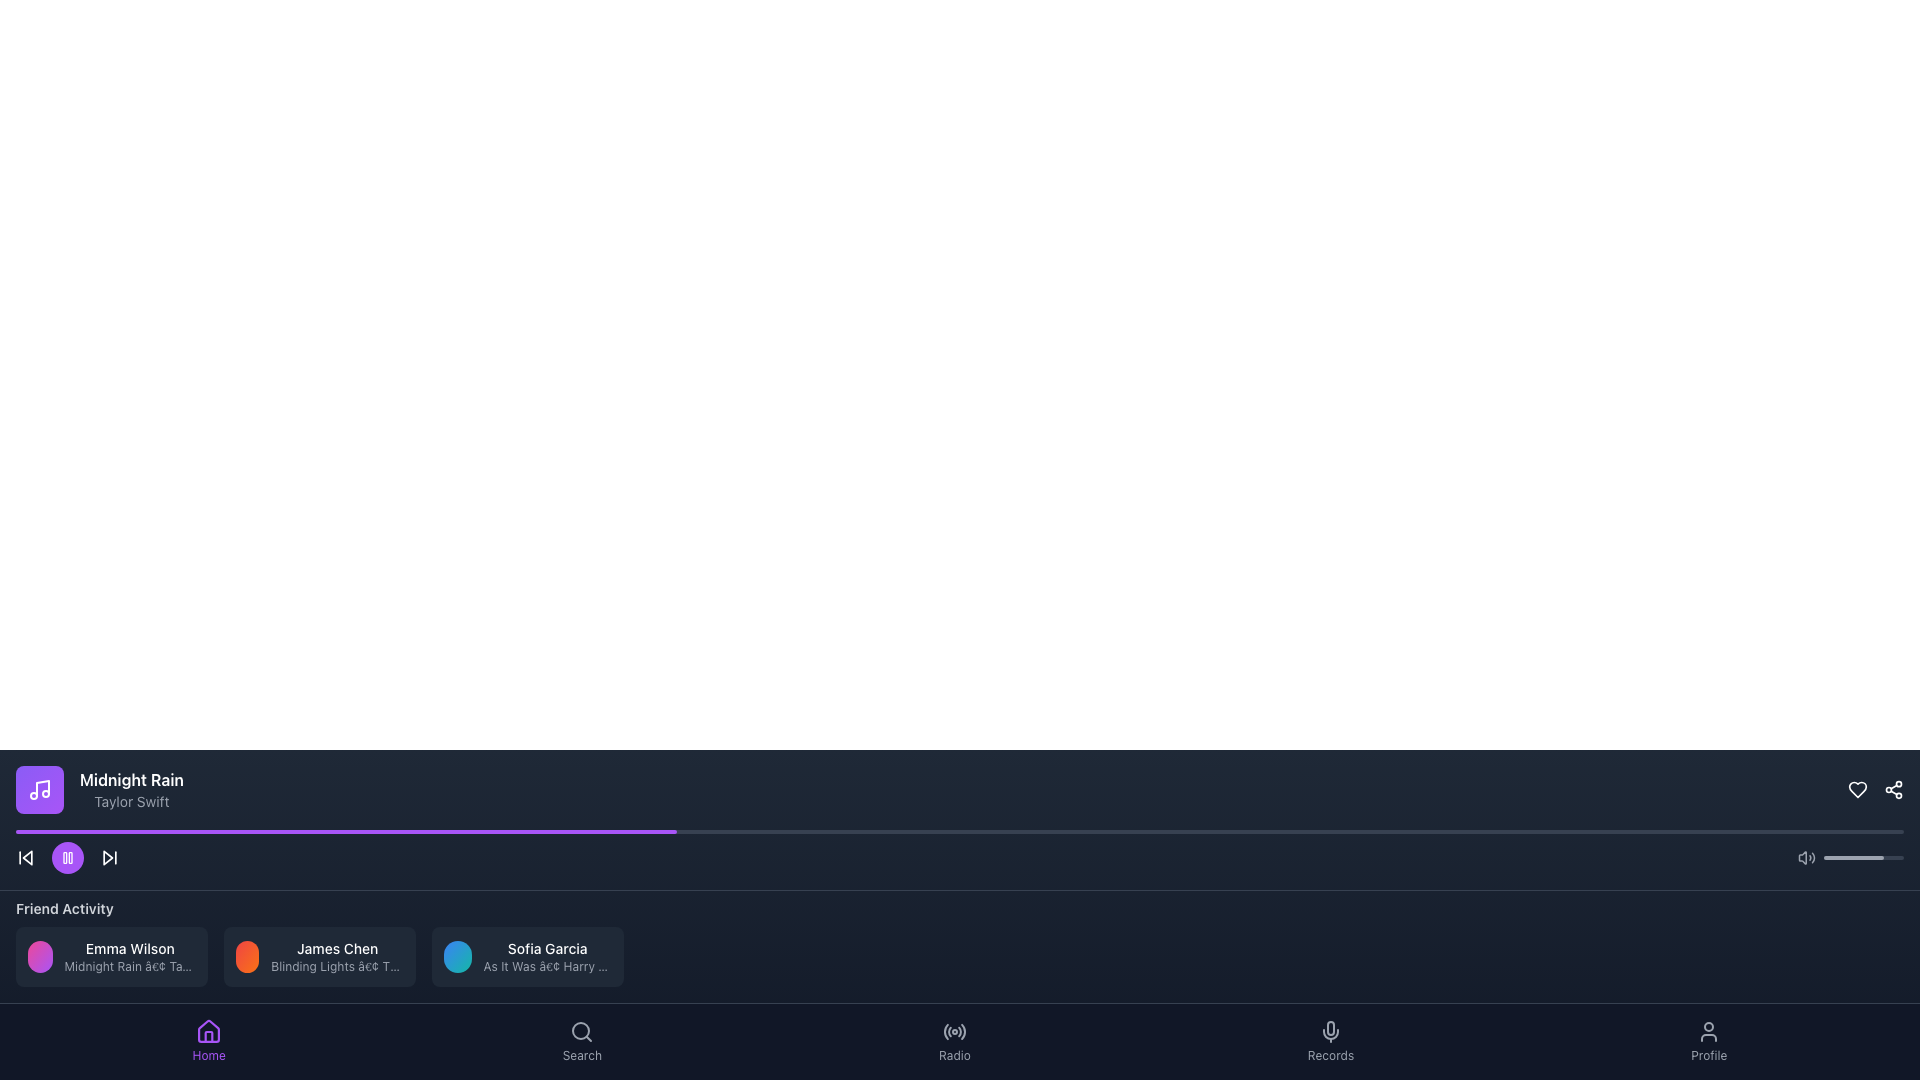 The image size is (1920, 1080). What do you see at coordinates (1856, 789) in the screenshot?
I see `the favorite or like button located in the top-right corner of the lower section of the interface, adjacent to the share icon` at bounding box center [1856, 789].